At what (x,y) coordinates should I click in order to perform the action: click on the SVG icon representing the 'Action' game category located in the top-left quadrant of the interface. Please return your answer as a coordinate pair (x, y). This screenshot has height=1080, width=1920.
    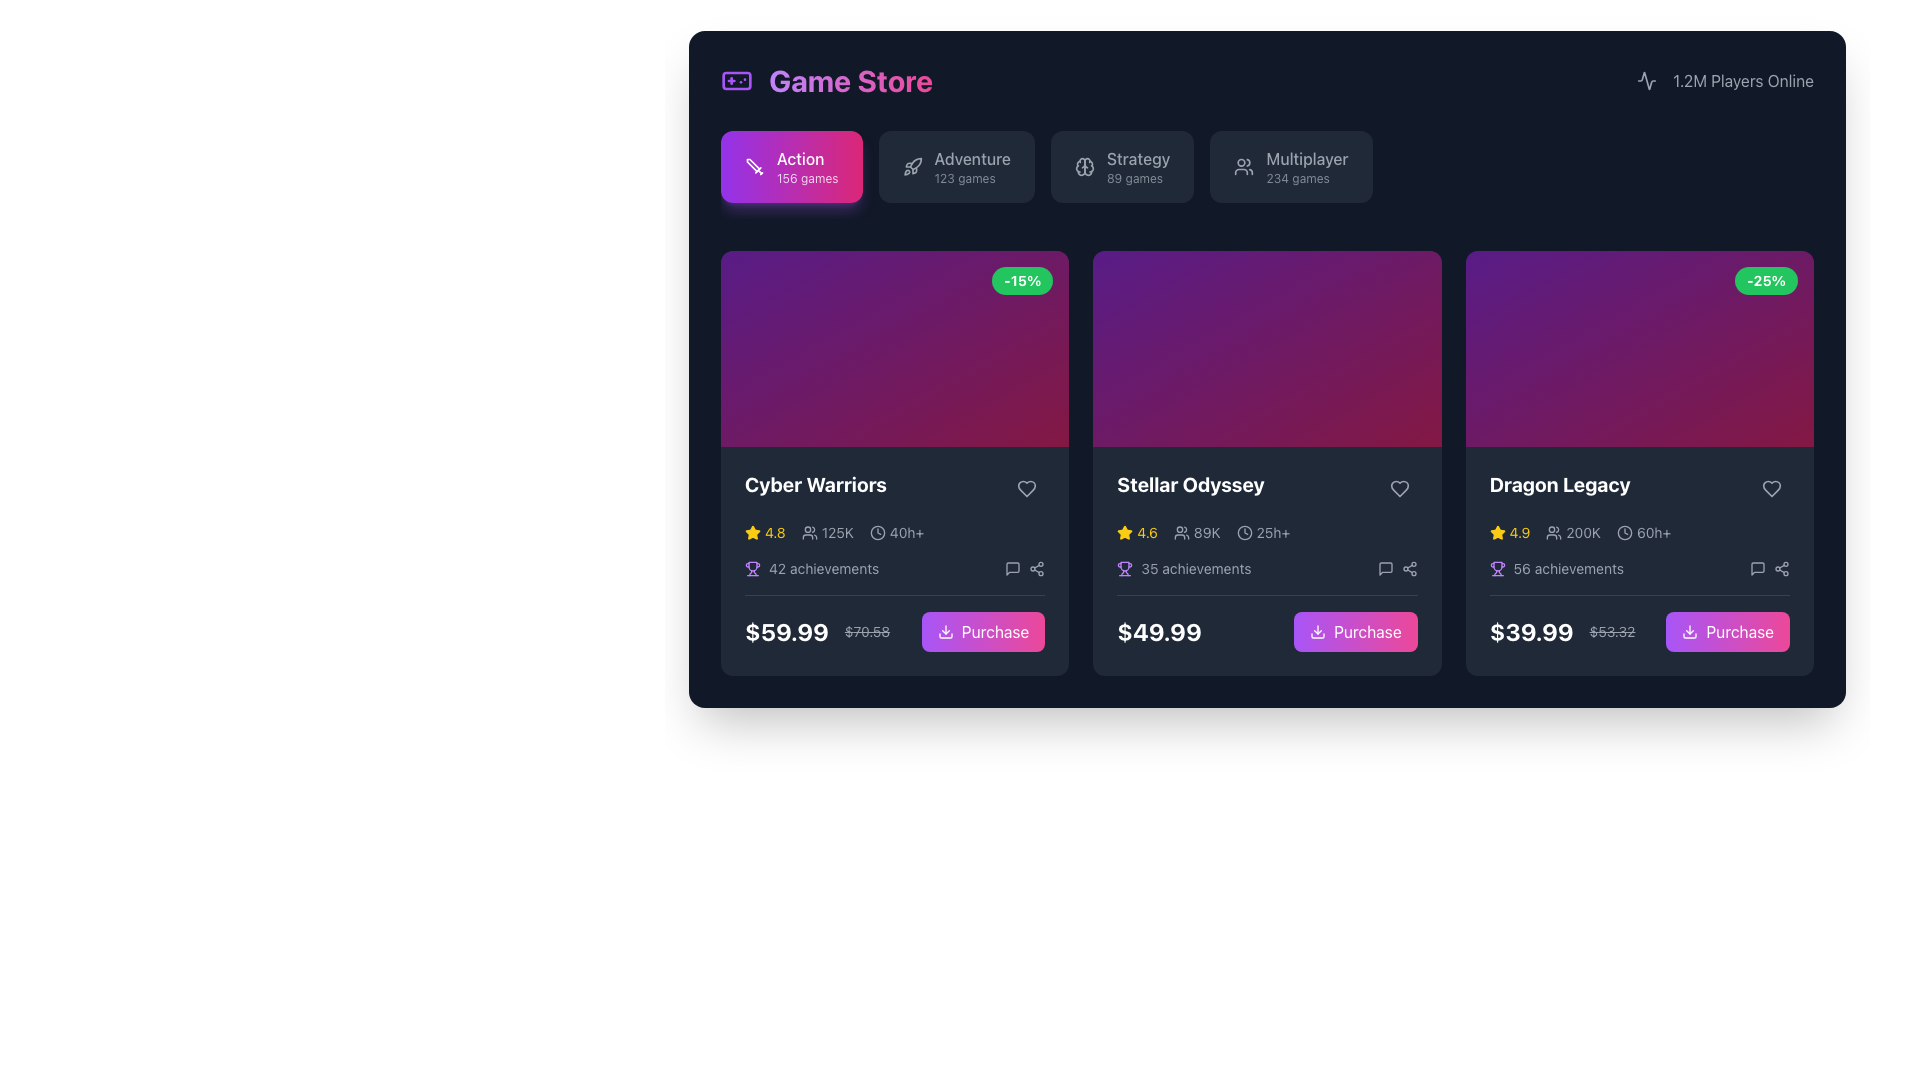
    Looking at the image, I should click on (752, 164).